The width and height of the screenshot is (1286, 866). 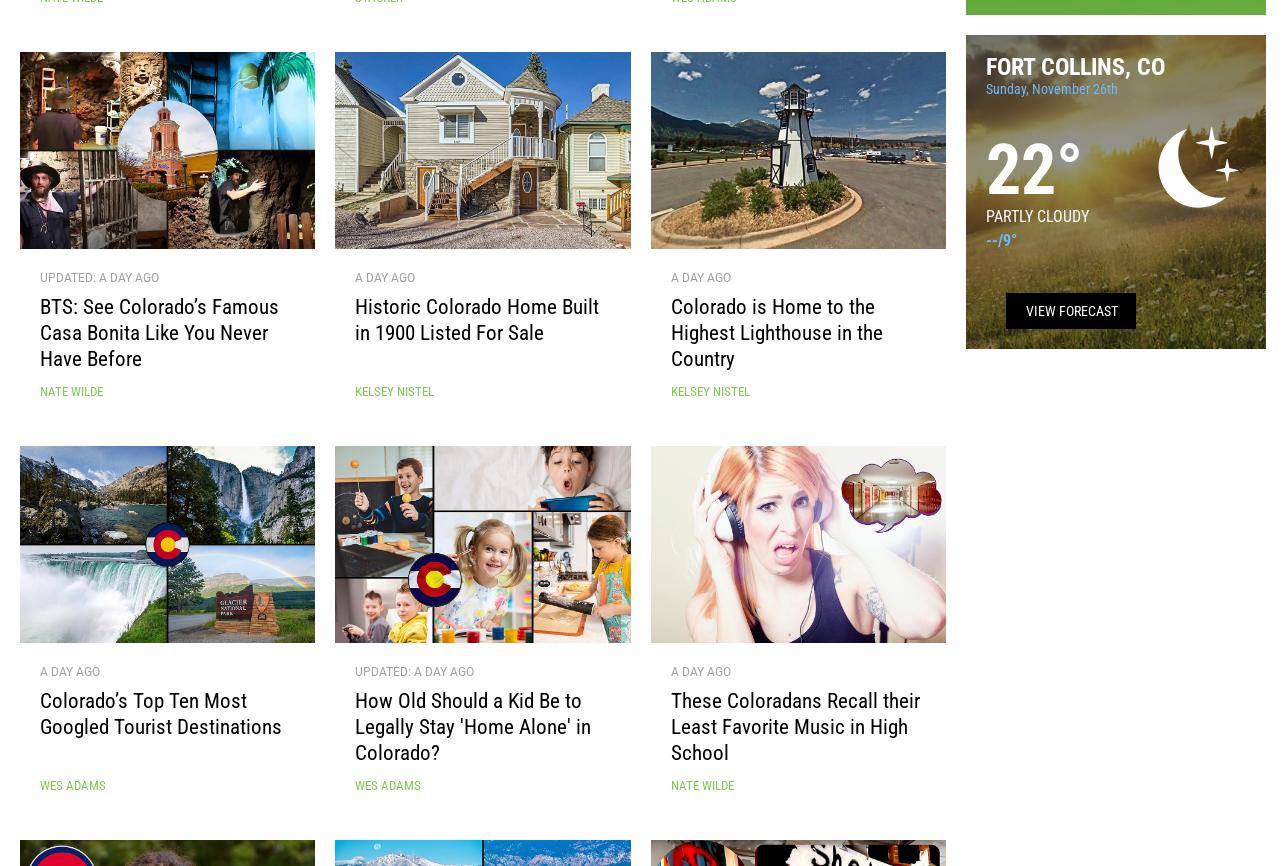 I want to click on '/', so click(x=999, y=247).